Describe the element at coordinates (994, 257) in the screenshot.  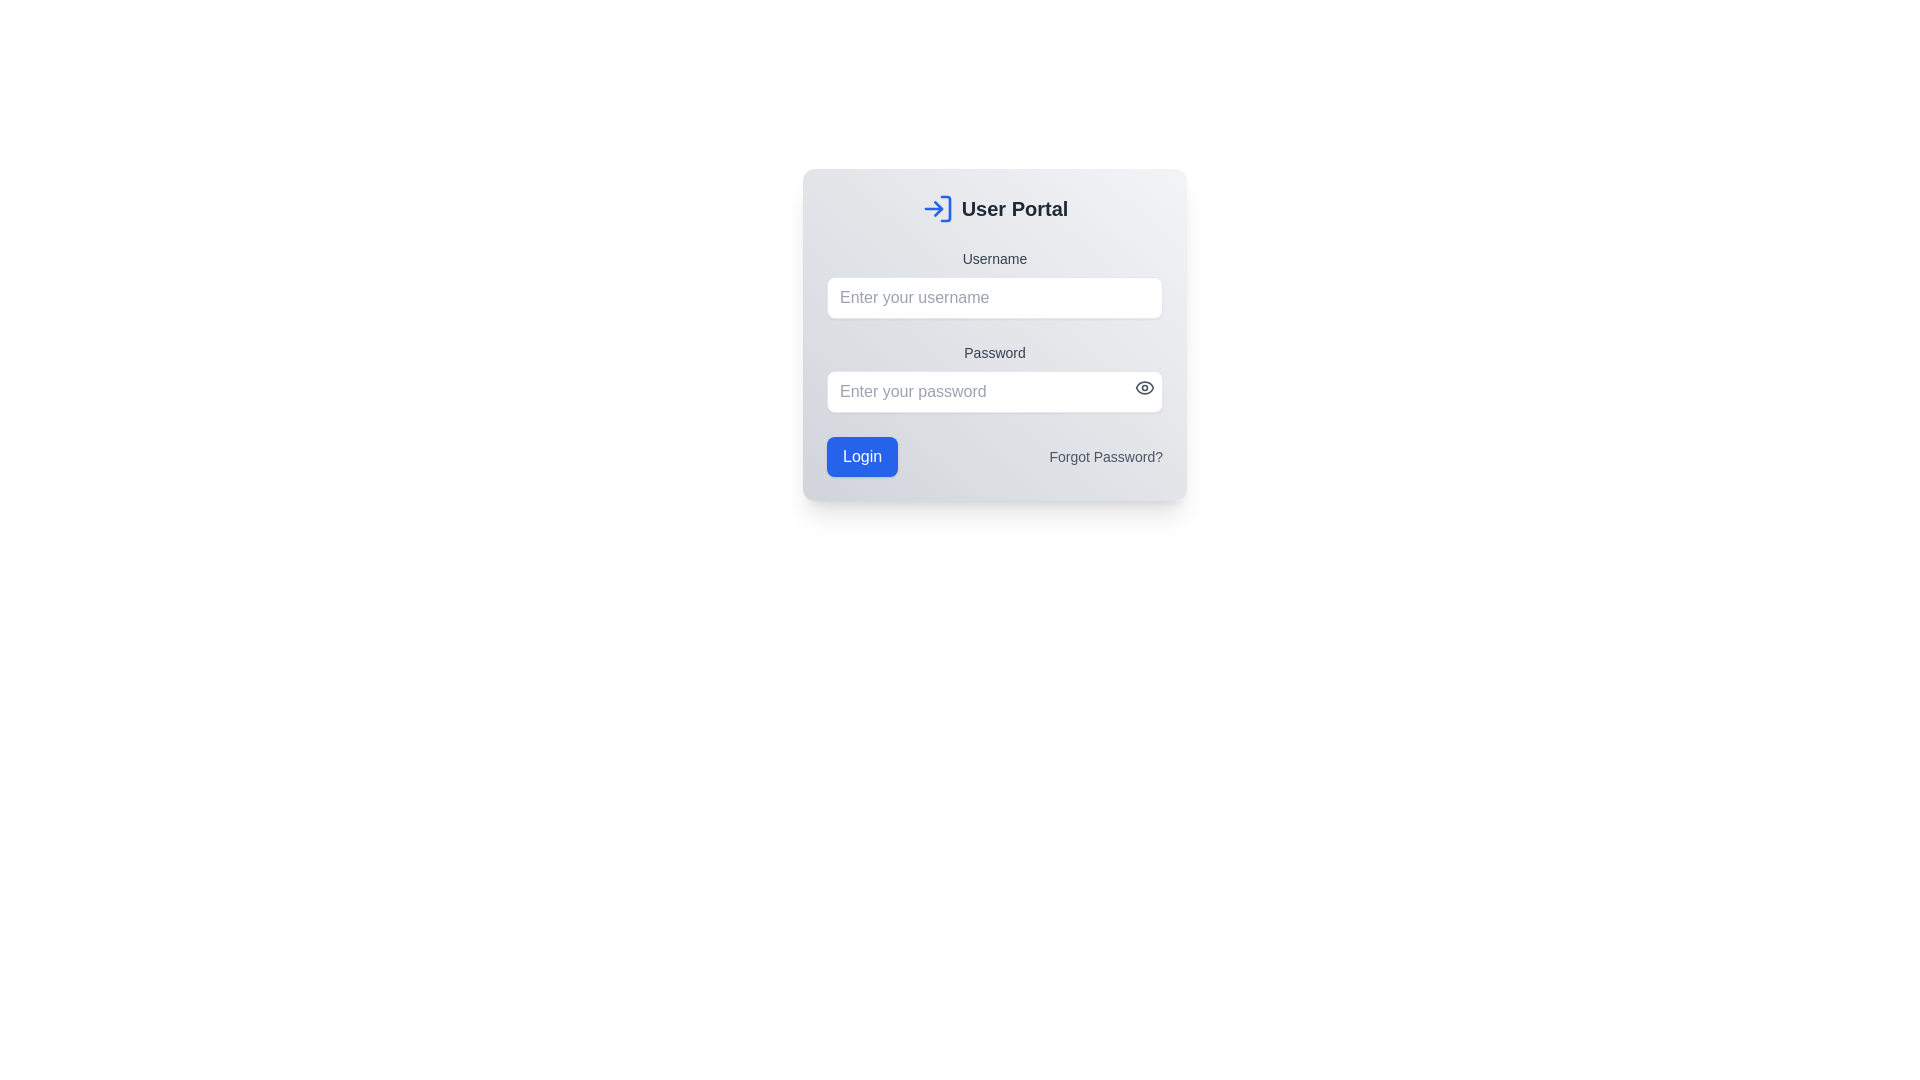
I see `the label that provides context for the username input field, which is centrally aligned above the input field with the placeholder 'Enter your username'` at that location.